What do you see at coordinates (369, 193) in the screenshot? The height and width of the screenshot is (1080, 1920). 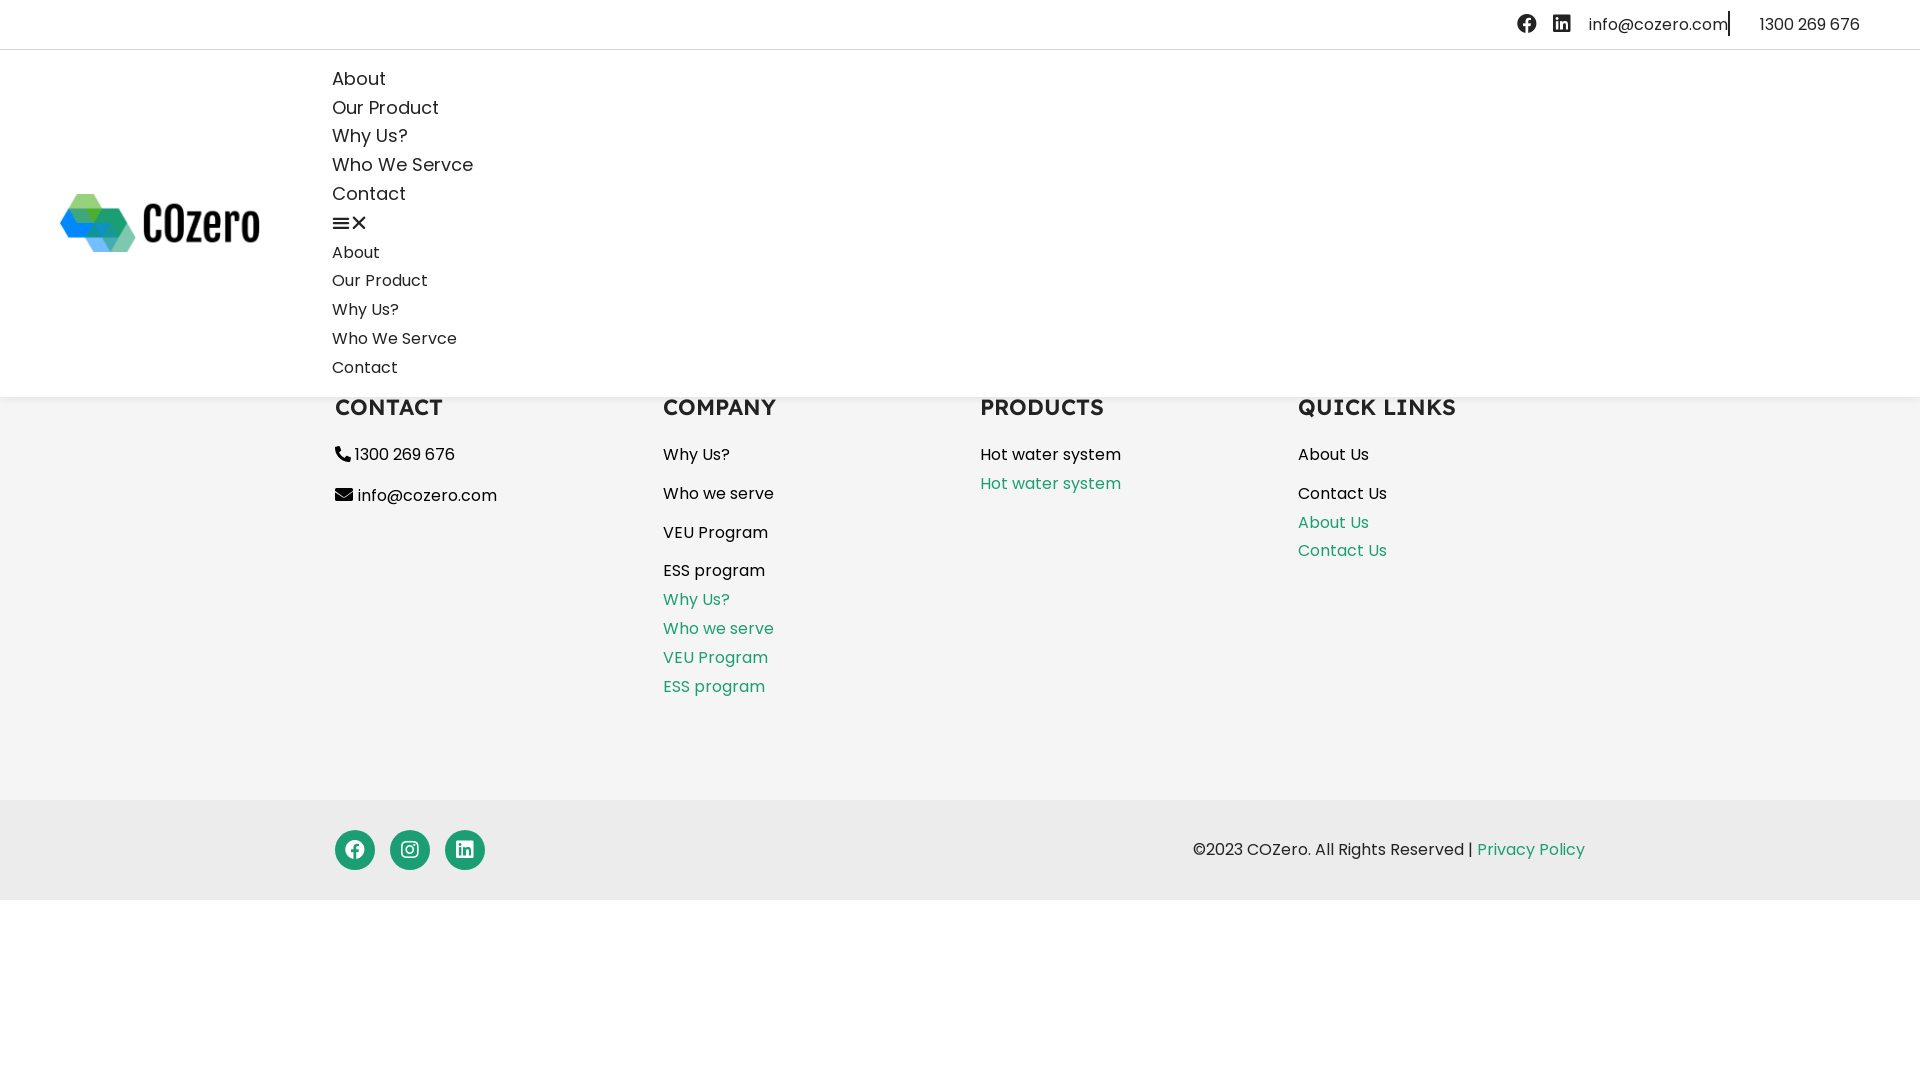 I see `'Contact'` at bounding box center [369, 193].